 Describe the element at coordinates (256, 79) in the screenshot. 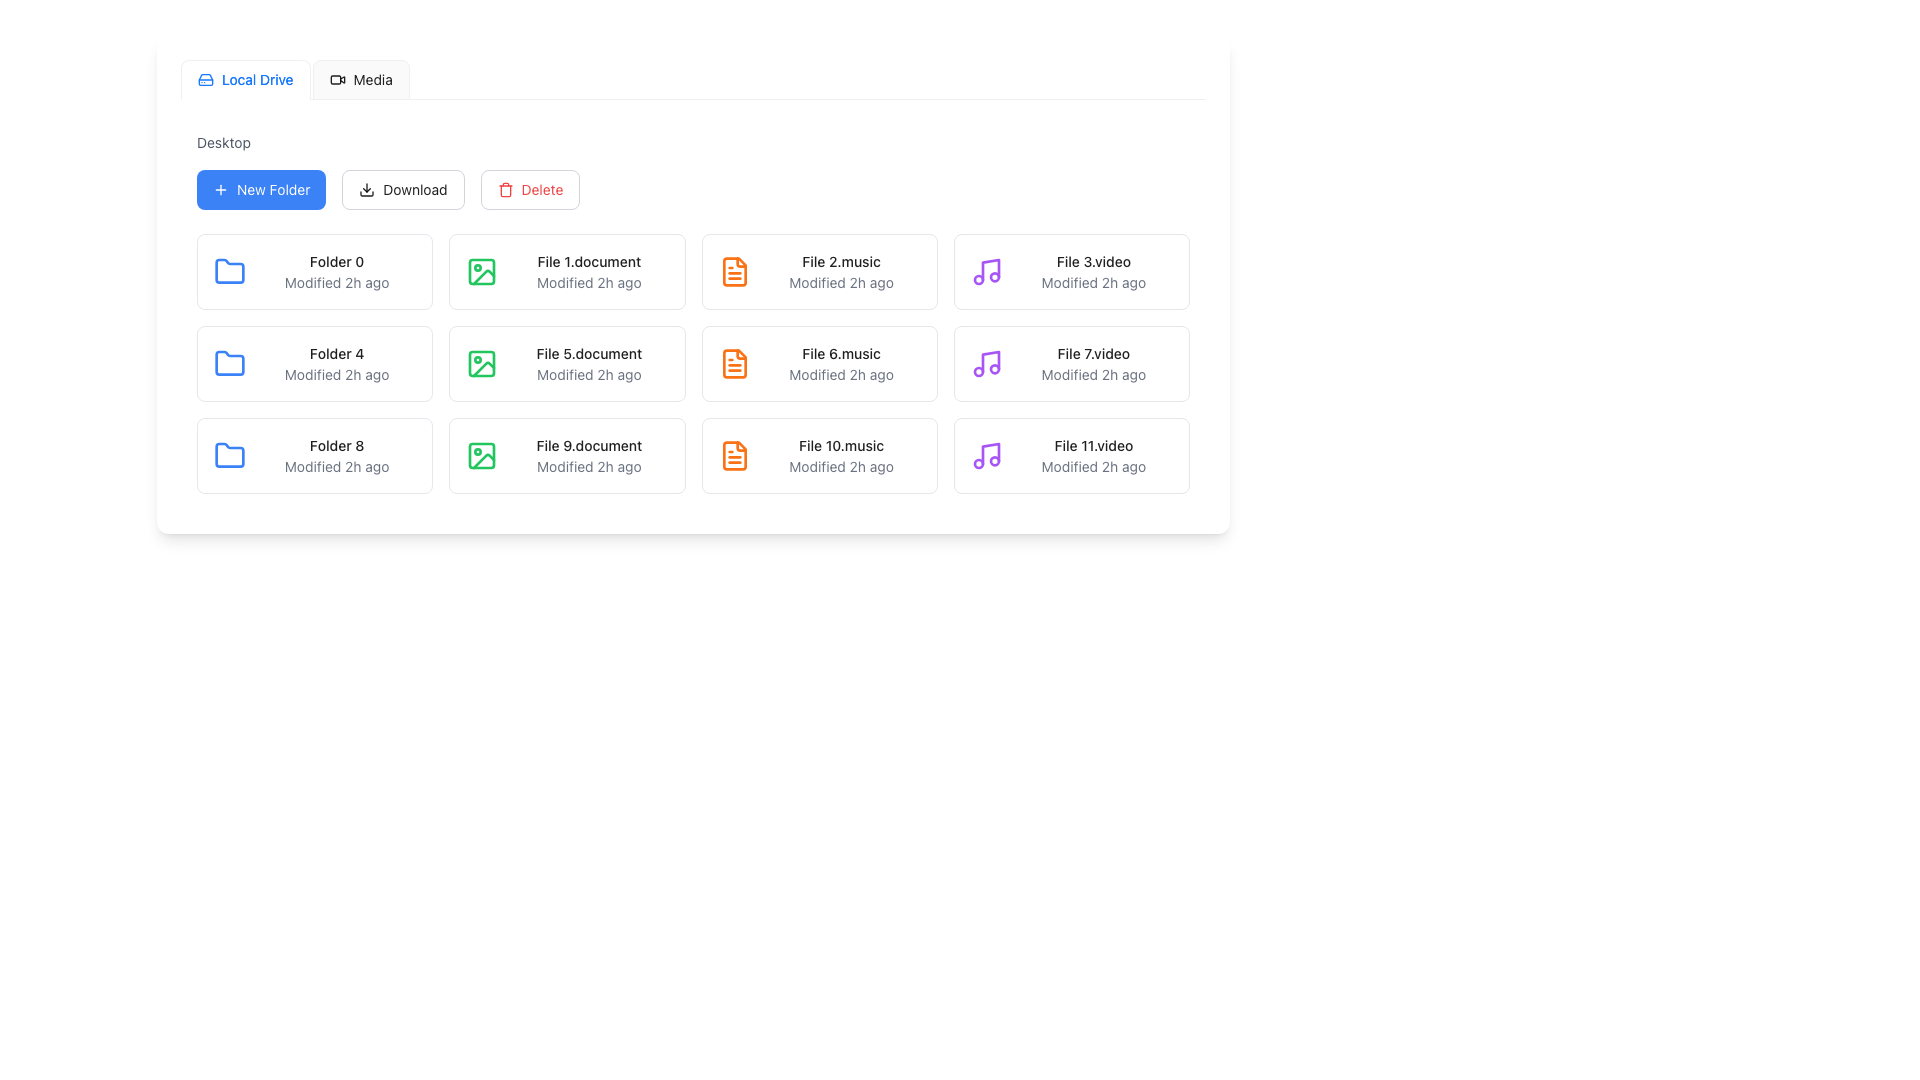

I see `the static label 'Local Drive' displayed in blue font, which is bold and located next to the hard drive icon in the navigation bar` at that location.